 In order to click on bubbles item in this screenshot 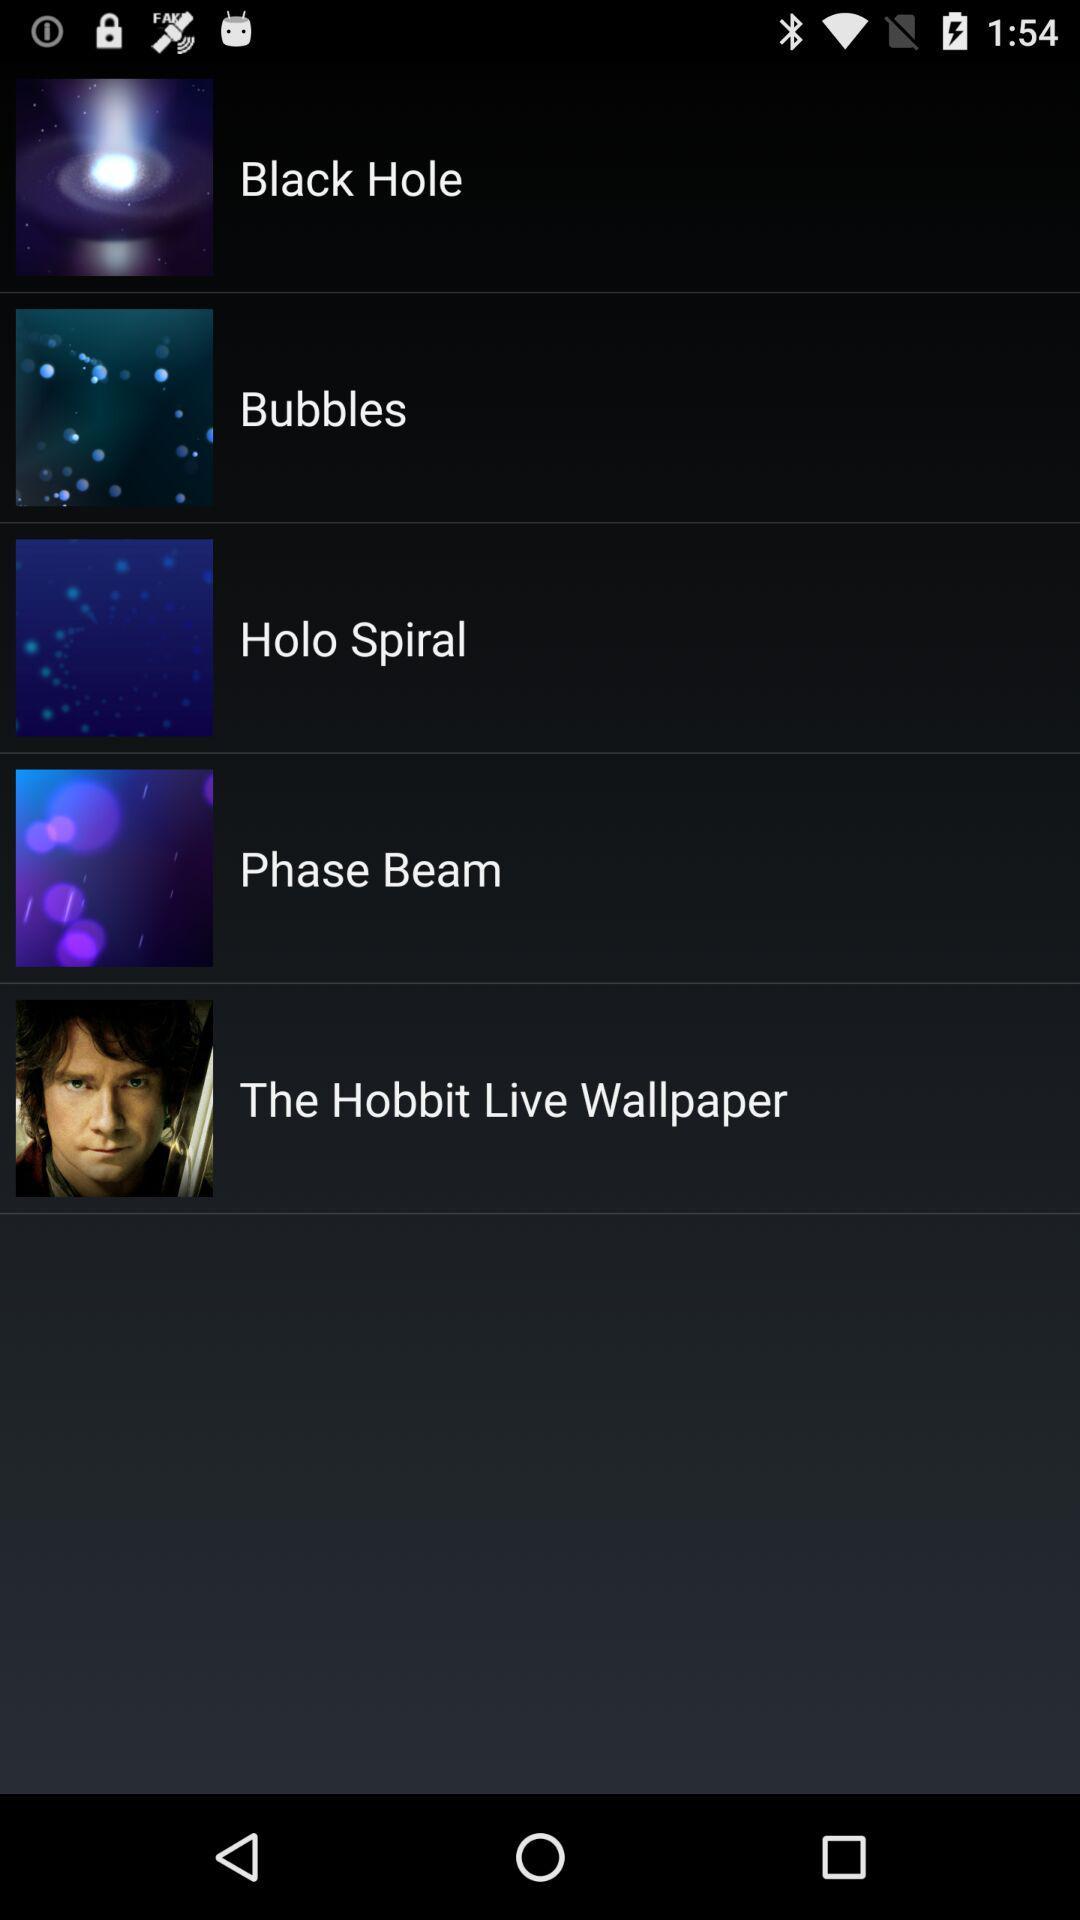, I will do `click(322, 406)`.